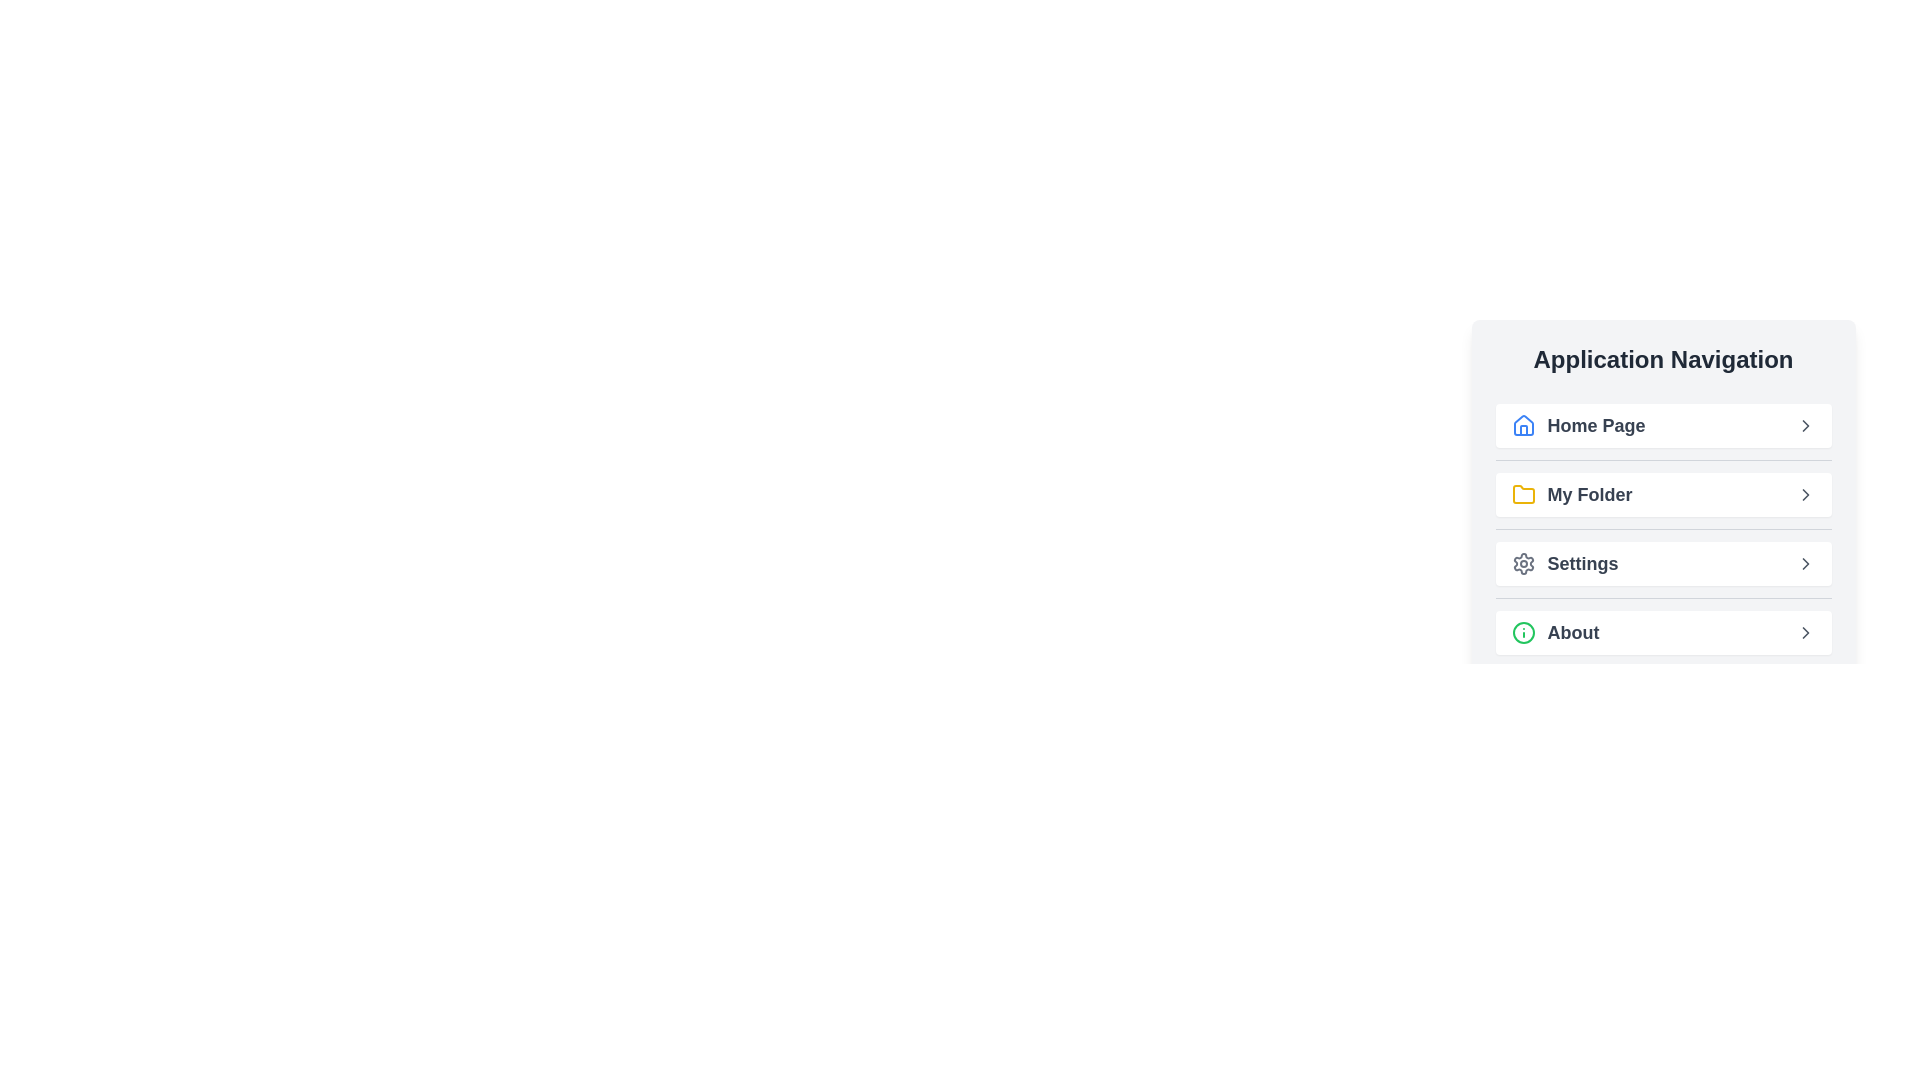 This screenshot has height=1080, width=1920. Describe the element at coordinates (1805, 563) in the screenshot. I see `the chevron icon located at the top right corner of the 'Settings' navigation item` at that location.